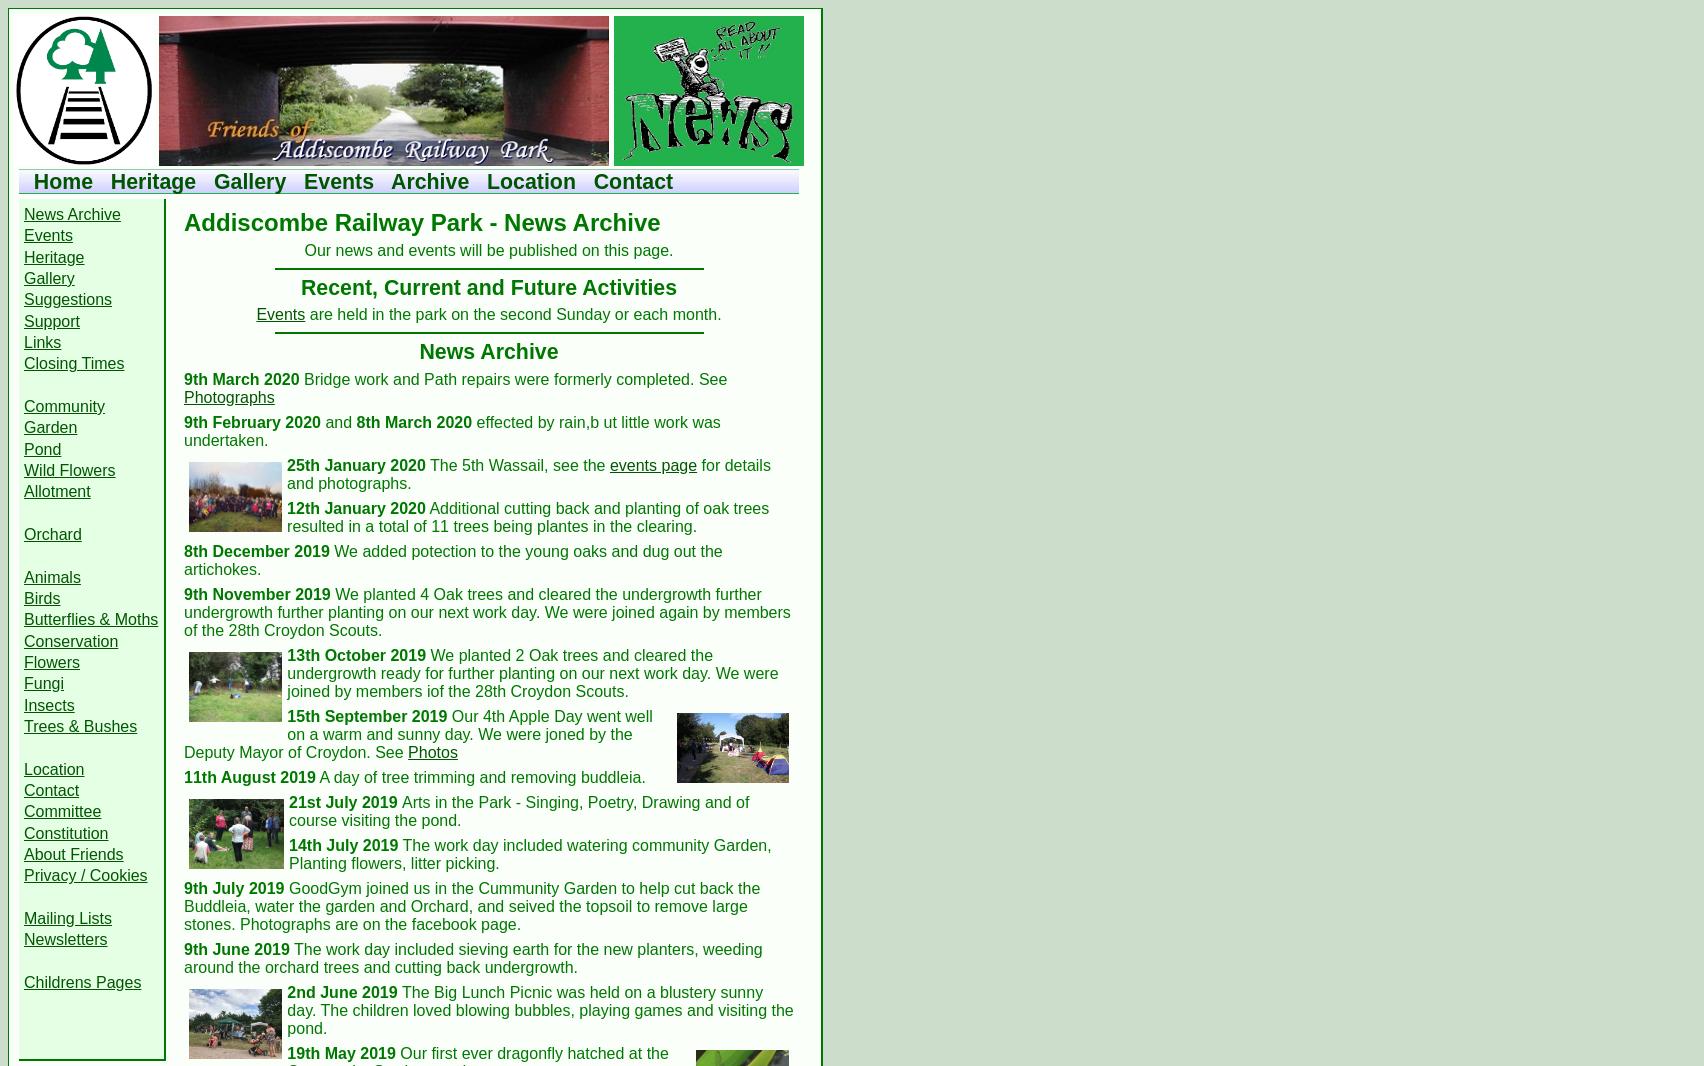 The width and height of the screenshot is (1704, 1066). Describe the element at coordinates (184, 610) in the screenshot. I see `'We planted 4 Oak trees and cleared the undergrowth further undergrowth further planting on our next work day.
We were joined again by members of the 28th Croydon Scouts.'` at that location.